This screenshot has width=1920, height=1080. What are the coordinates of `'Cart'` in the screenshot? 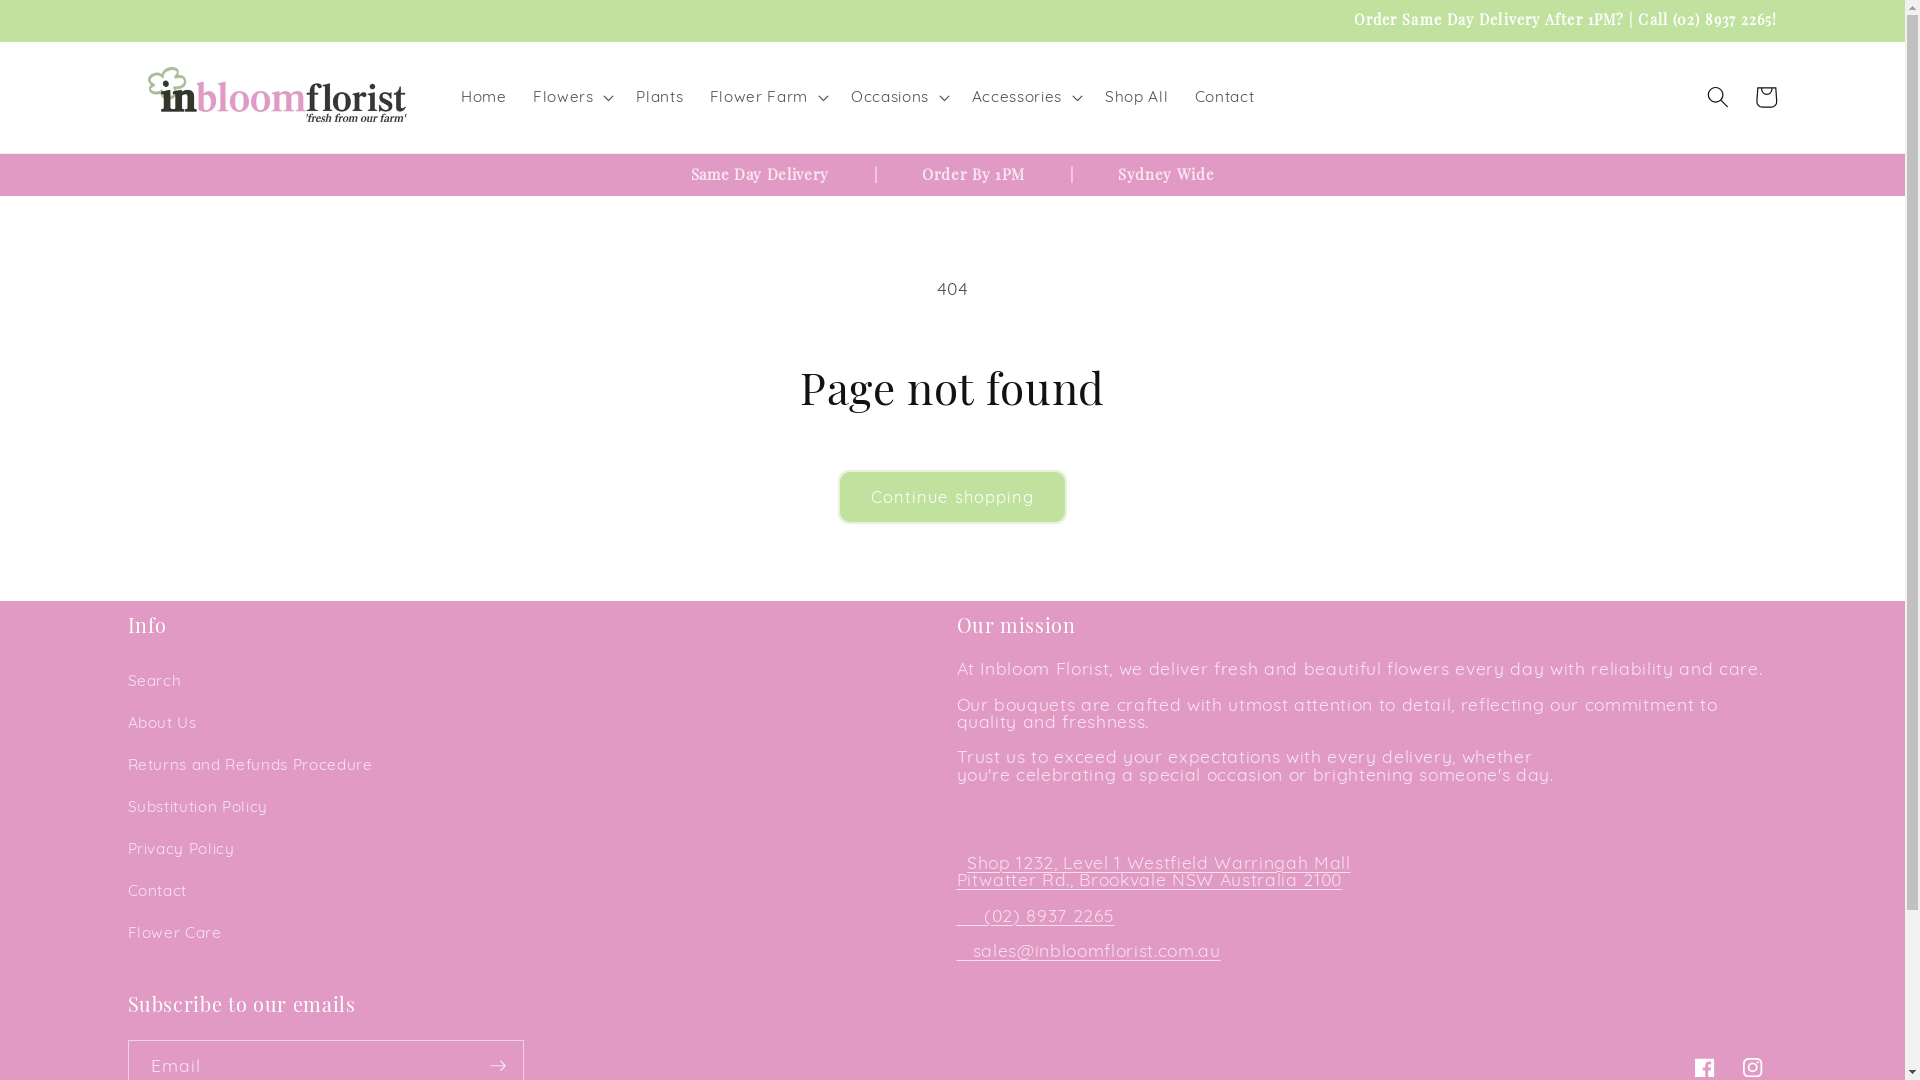 It's located at (1766, 96).